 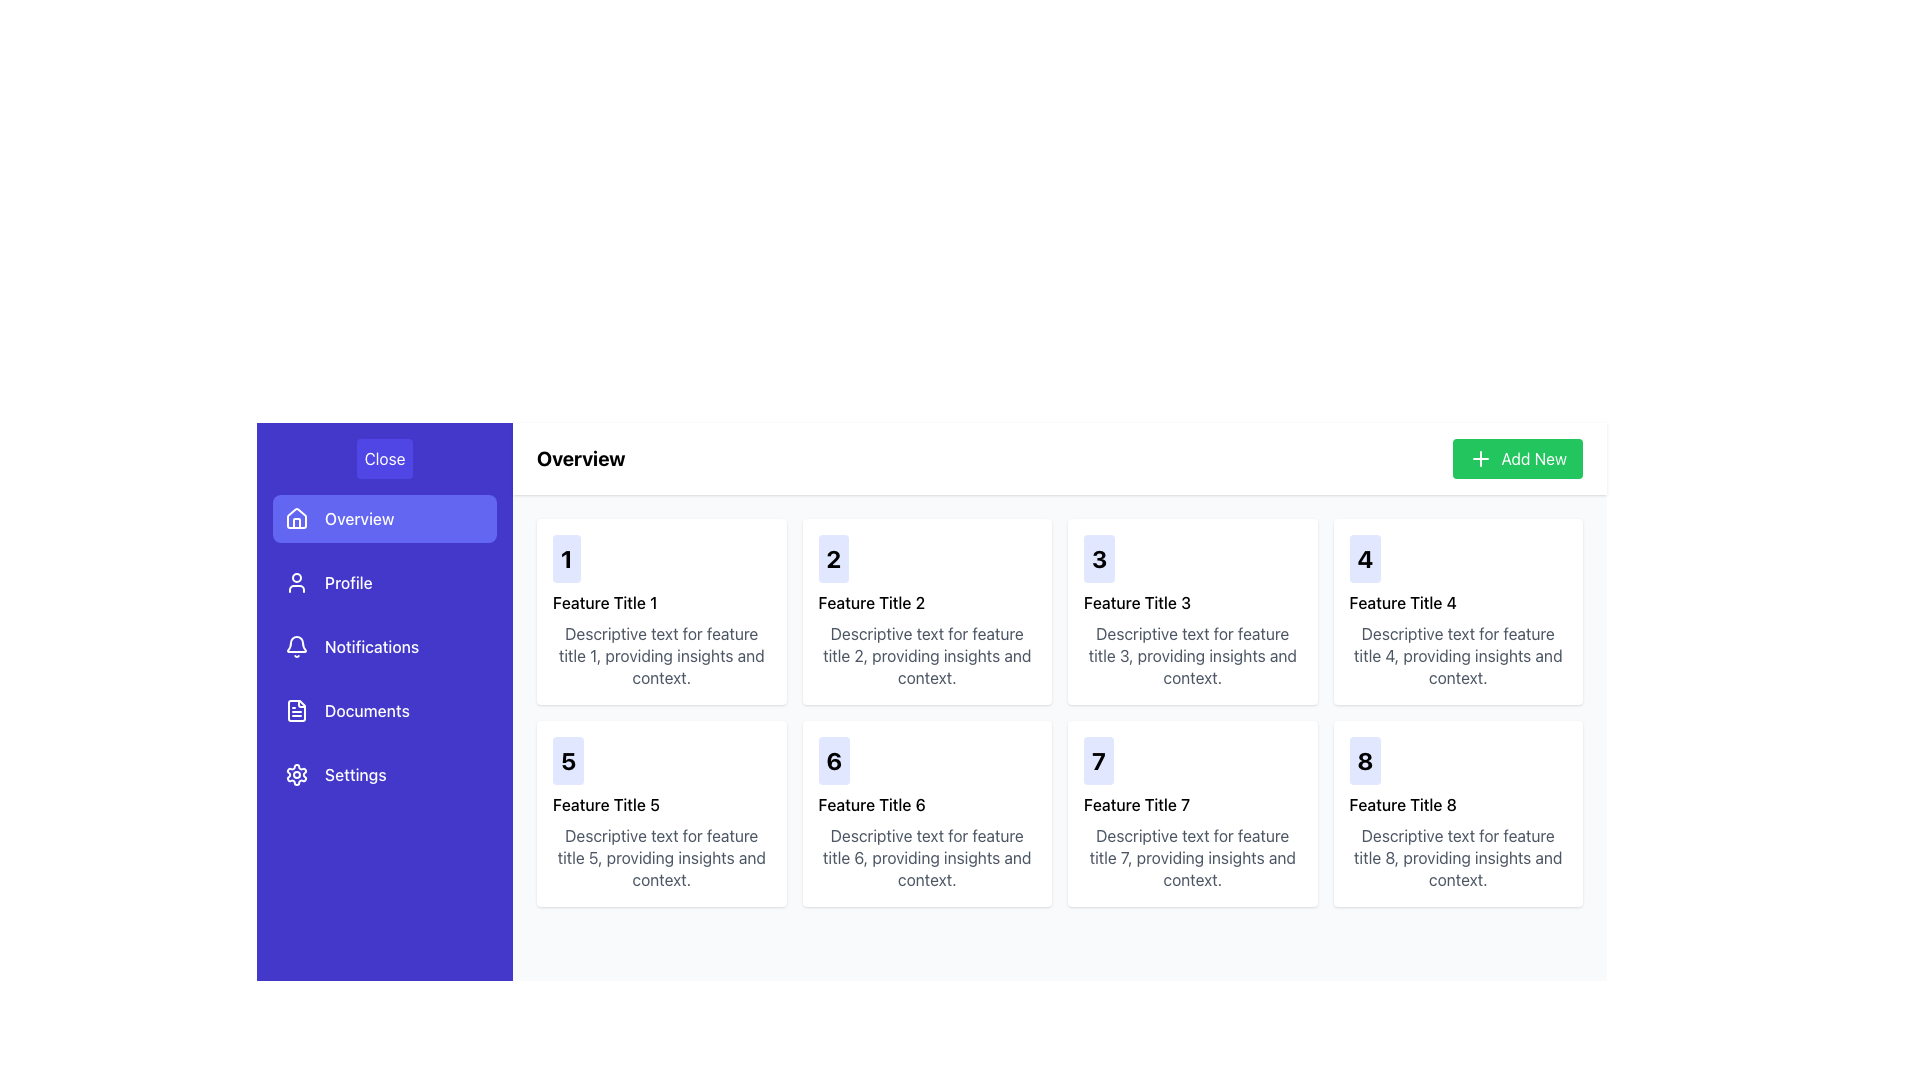 I want to click on the Information card that displays a numerical identifier '8' and provides a summary of a feature, located in the fourth row and fourth column of the grid layout, so click(x=1458, y=813).